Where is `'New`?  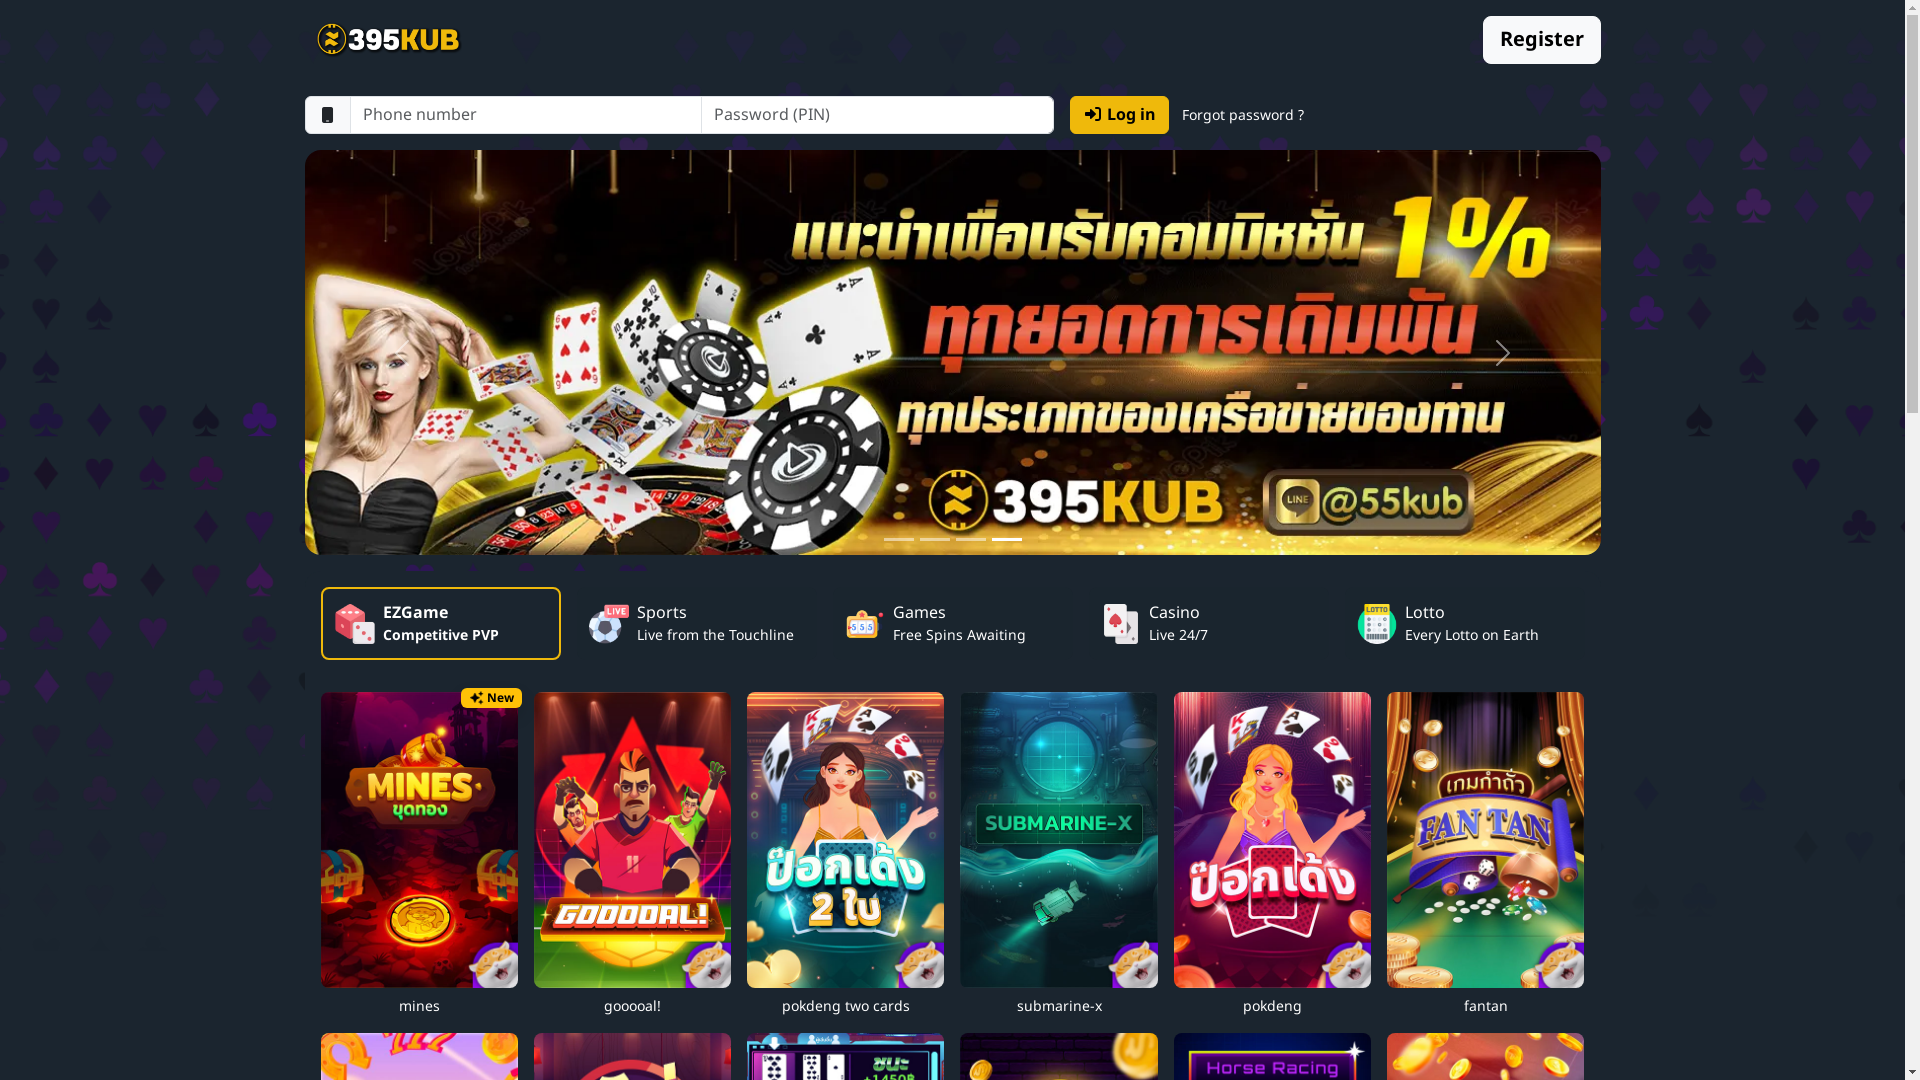
'New is located at coordinates (320, 854).